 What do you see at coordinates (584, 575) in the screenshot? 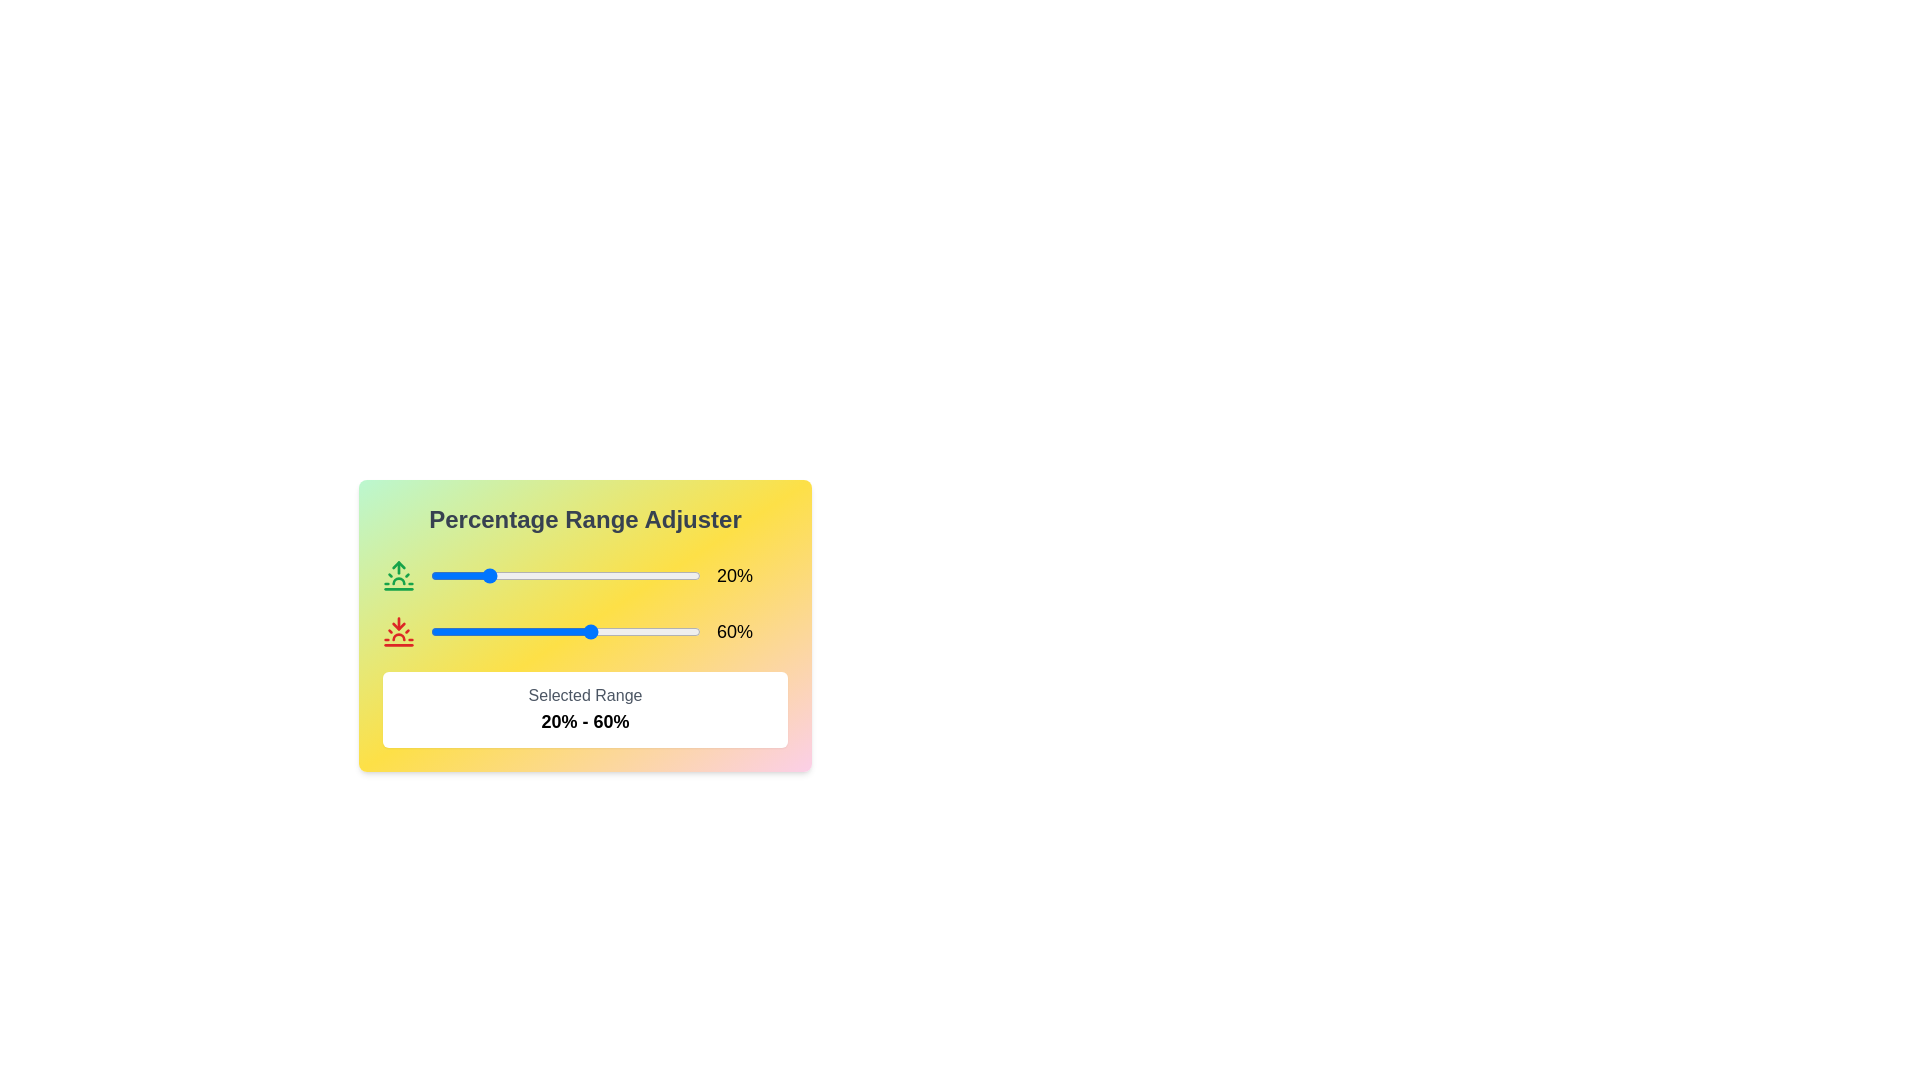
I see `the track of the slider to reposition the handle, which is located below the heading 'Percentage Range Adjuster' and above the '60%' slider` at bounding box center [584, 575].